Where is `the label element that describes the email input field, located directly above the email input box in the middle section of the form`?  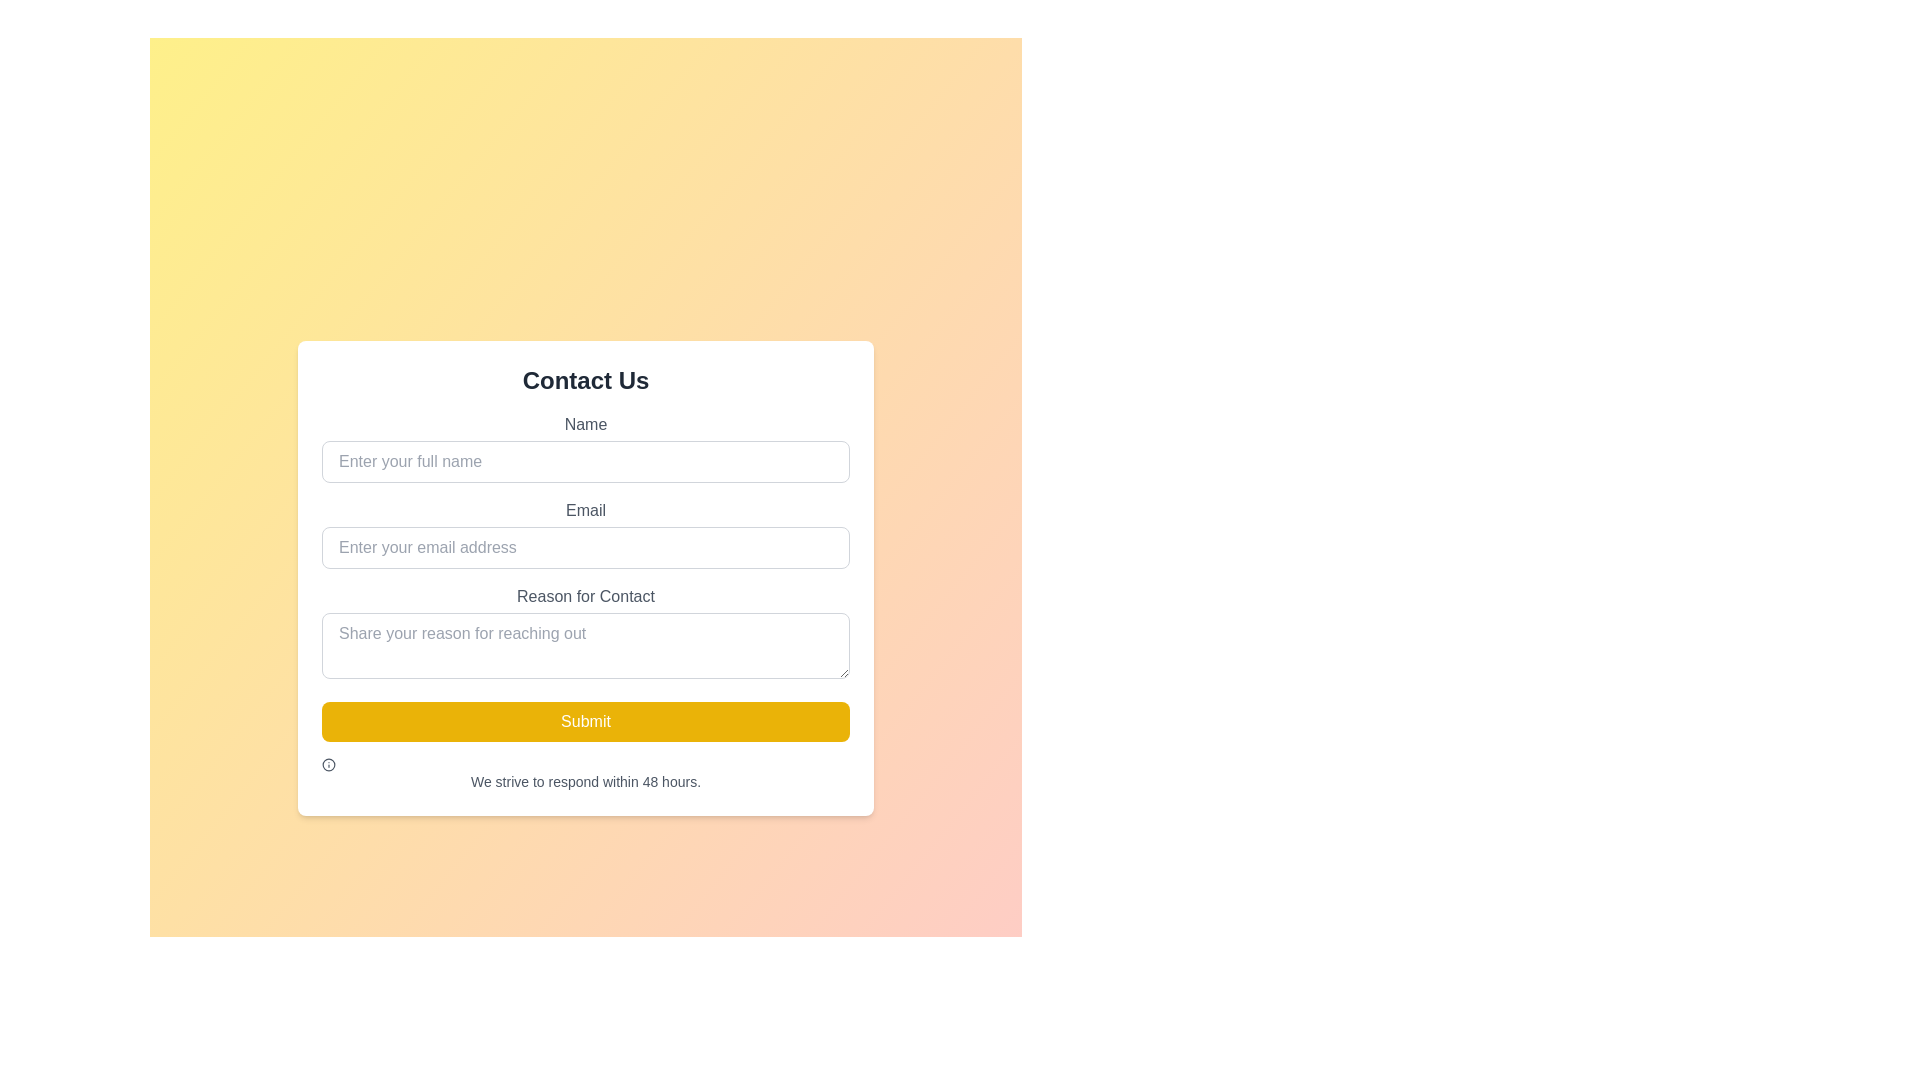
the label element that describes the email input field, located directly above the email input box in the middle section of the form is located at coordinates (584, 508).